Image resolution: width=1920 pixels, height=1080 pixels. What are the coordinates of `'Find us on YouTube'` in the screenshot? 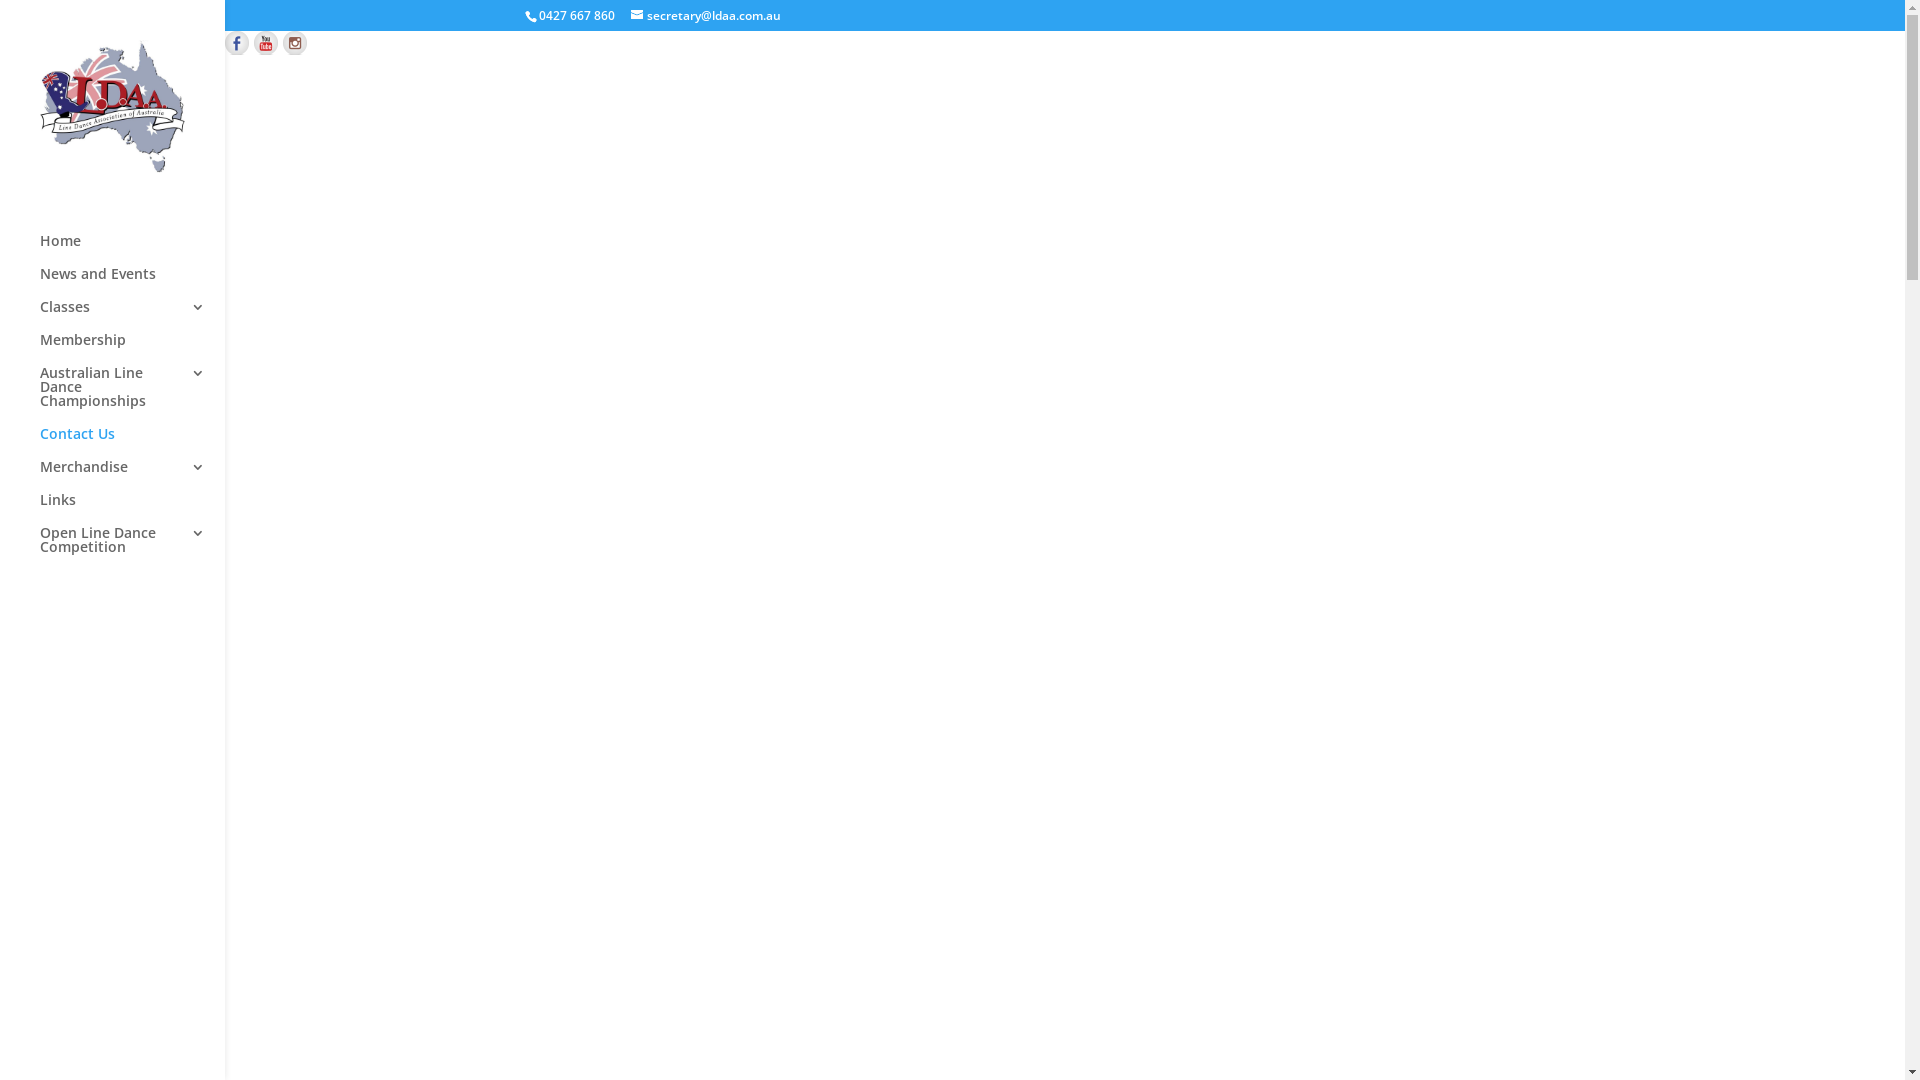 It's located at (264, 42).